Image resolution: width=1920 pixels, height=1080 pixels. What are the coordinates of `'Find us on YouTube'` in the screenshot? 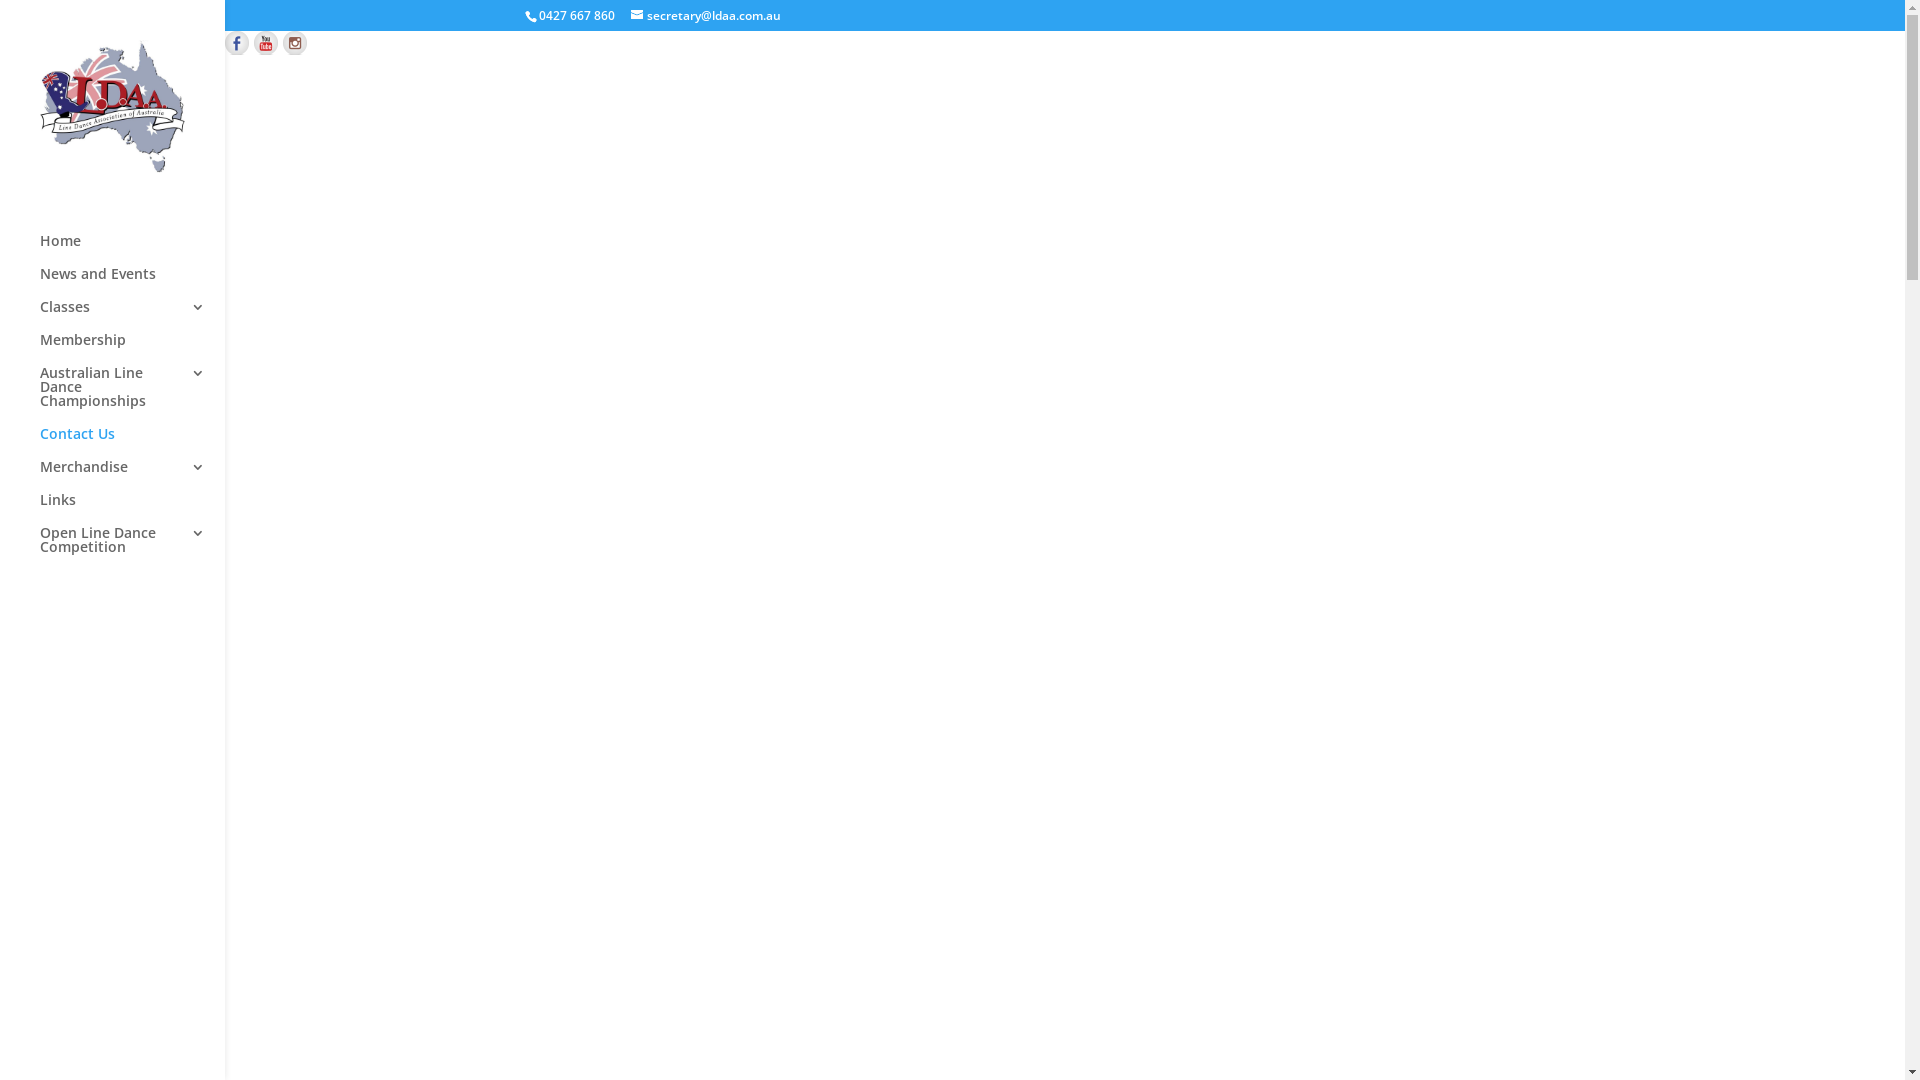 It's located at (264, 42).